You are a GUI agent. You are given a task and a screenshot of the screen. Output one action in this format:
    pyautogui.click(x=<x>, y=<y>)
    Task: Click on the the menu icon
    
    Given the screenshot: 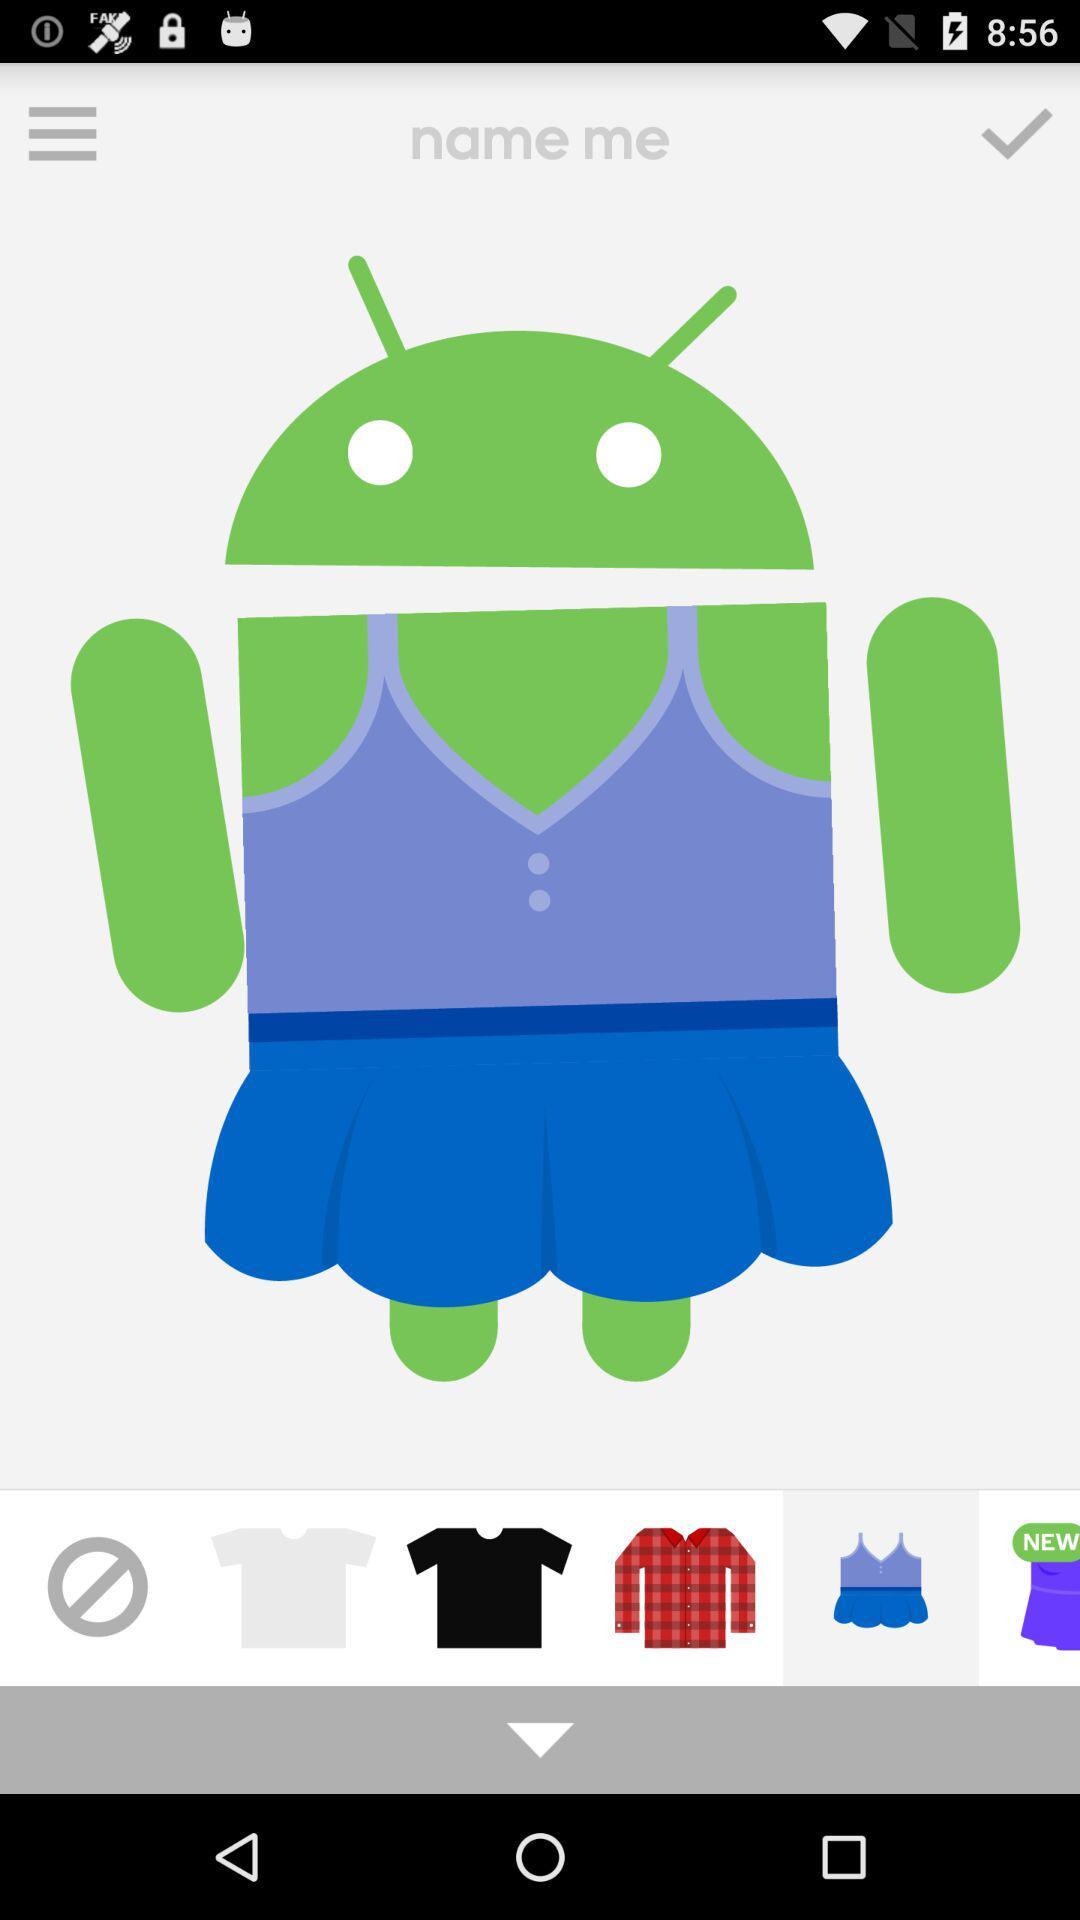 What is the action you would take?
    pyautogui.click(x=61, y=142)
    